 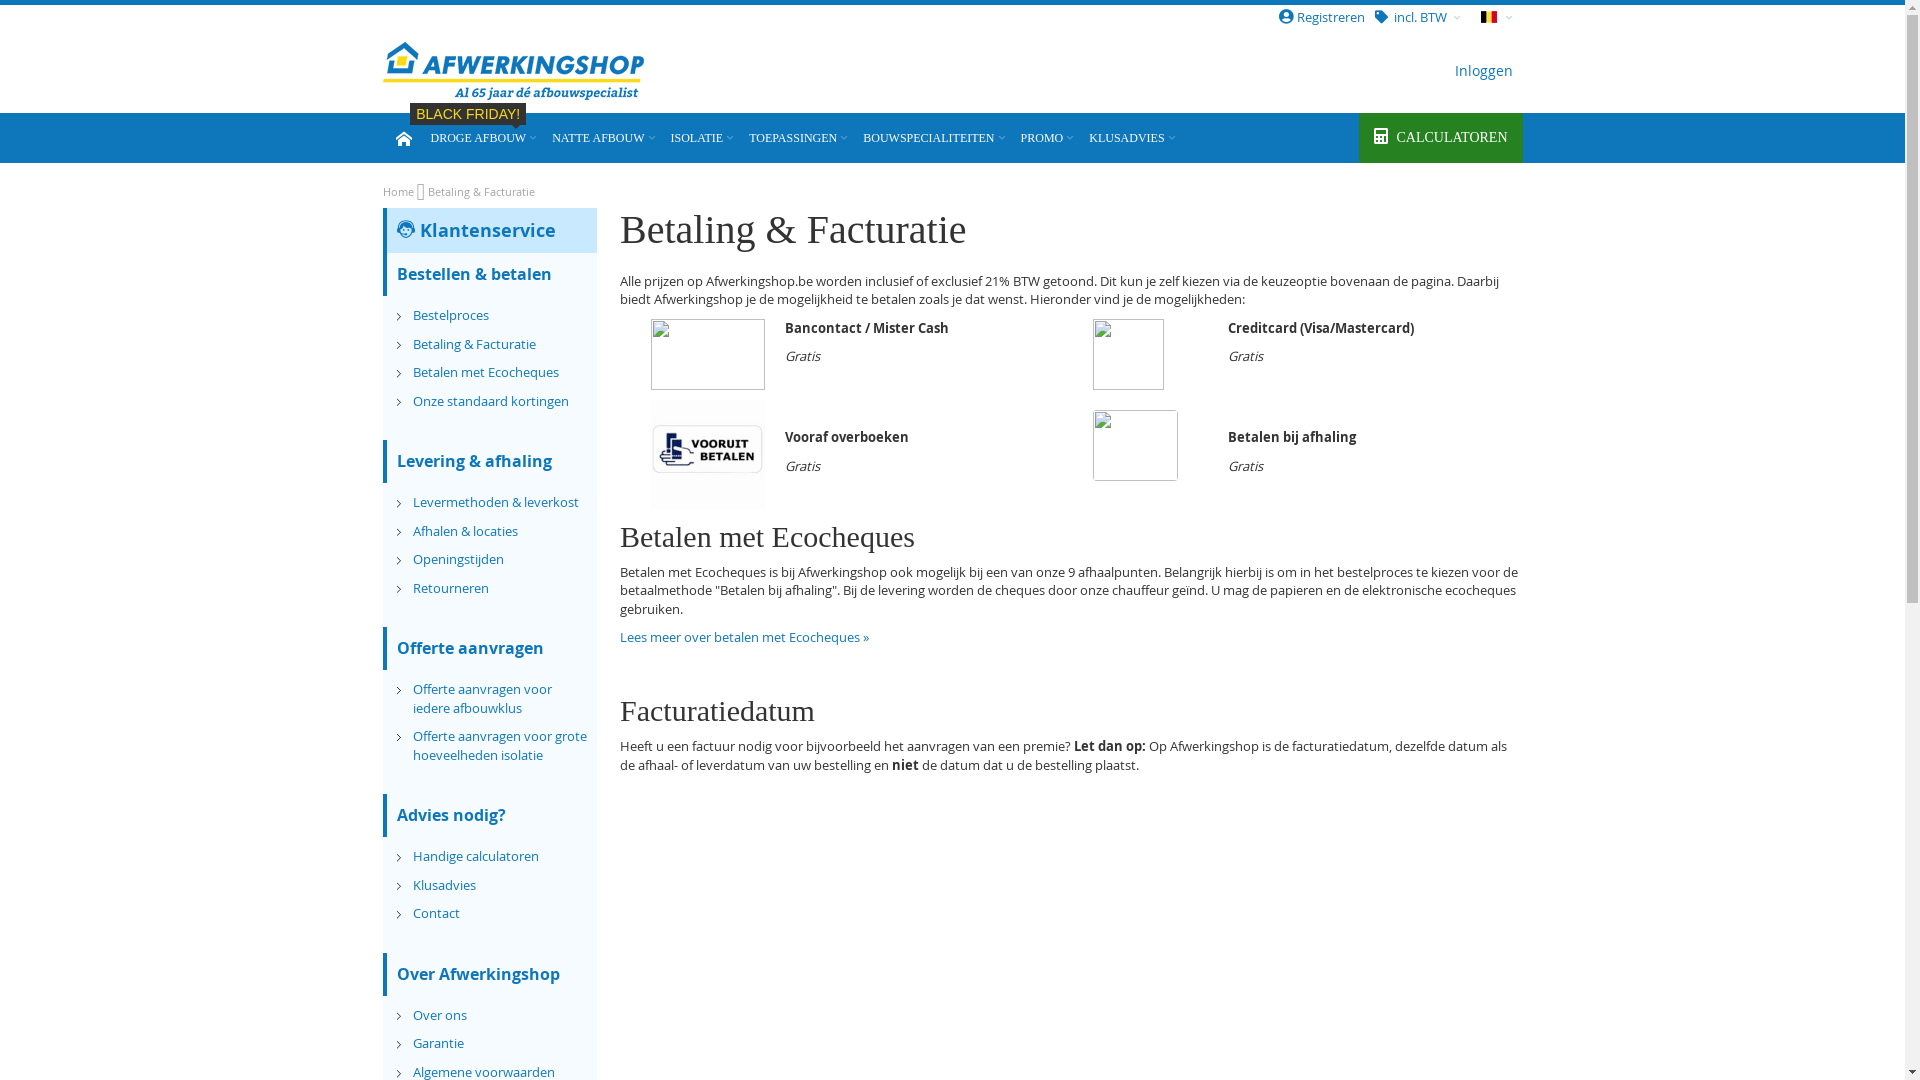 What do you see at coordinates (436, 1041) in the screenshot?
I see `'Garantie'` at bounding box center [436, 1041].